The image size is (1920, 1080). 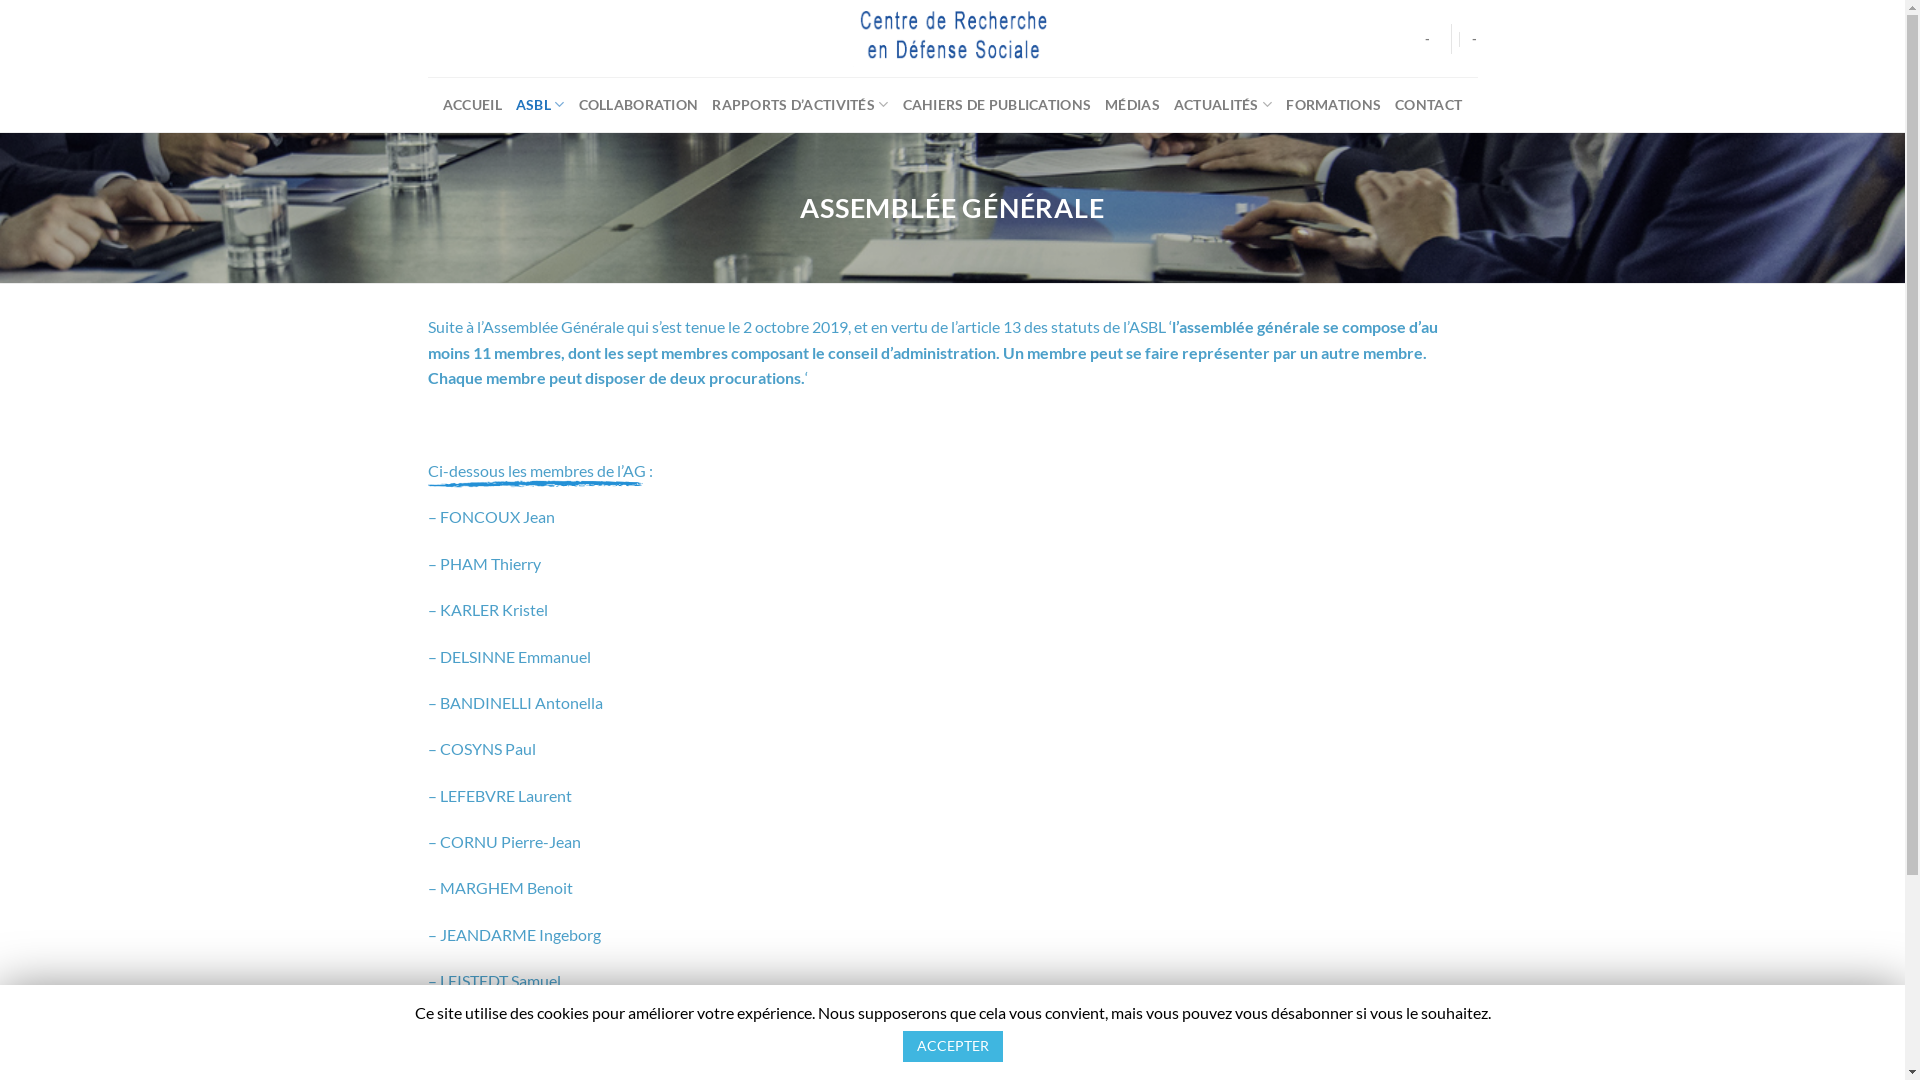 What do you see at coordinates (1286, 104) in the screenshot?
I see `'FORMATIONS'` at bounding box center [1286, 104].